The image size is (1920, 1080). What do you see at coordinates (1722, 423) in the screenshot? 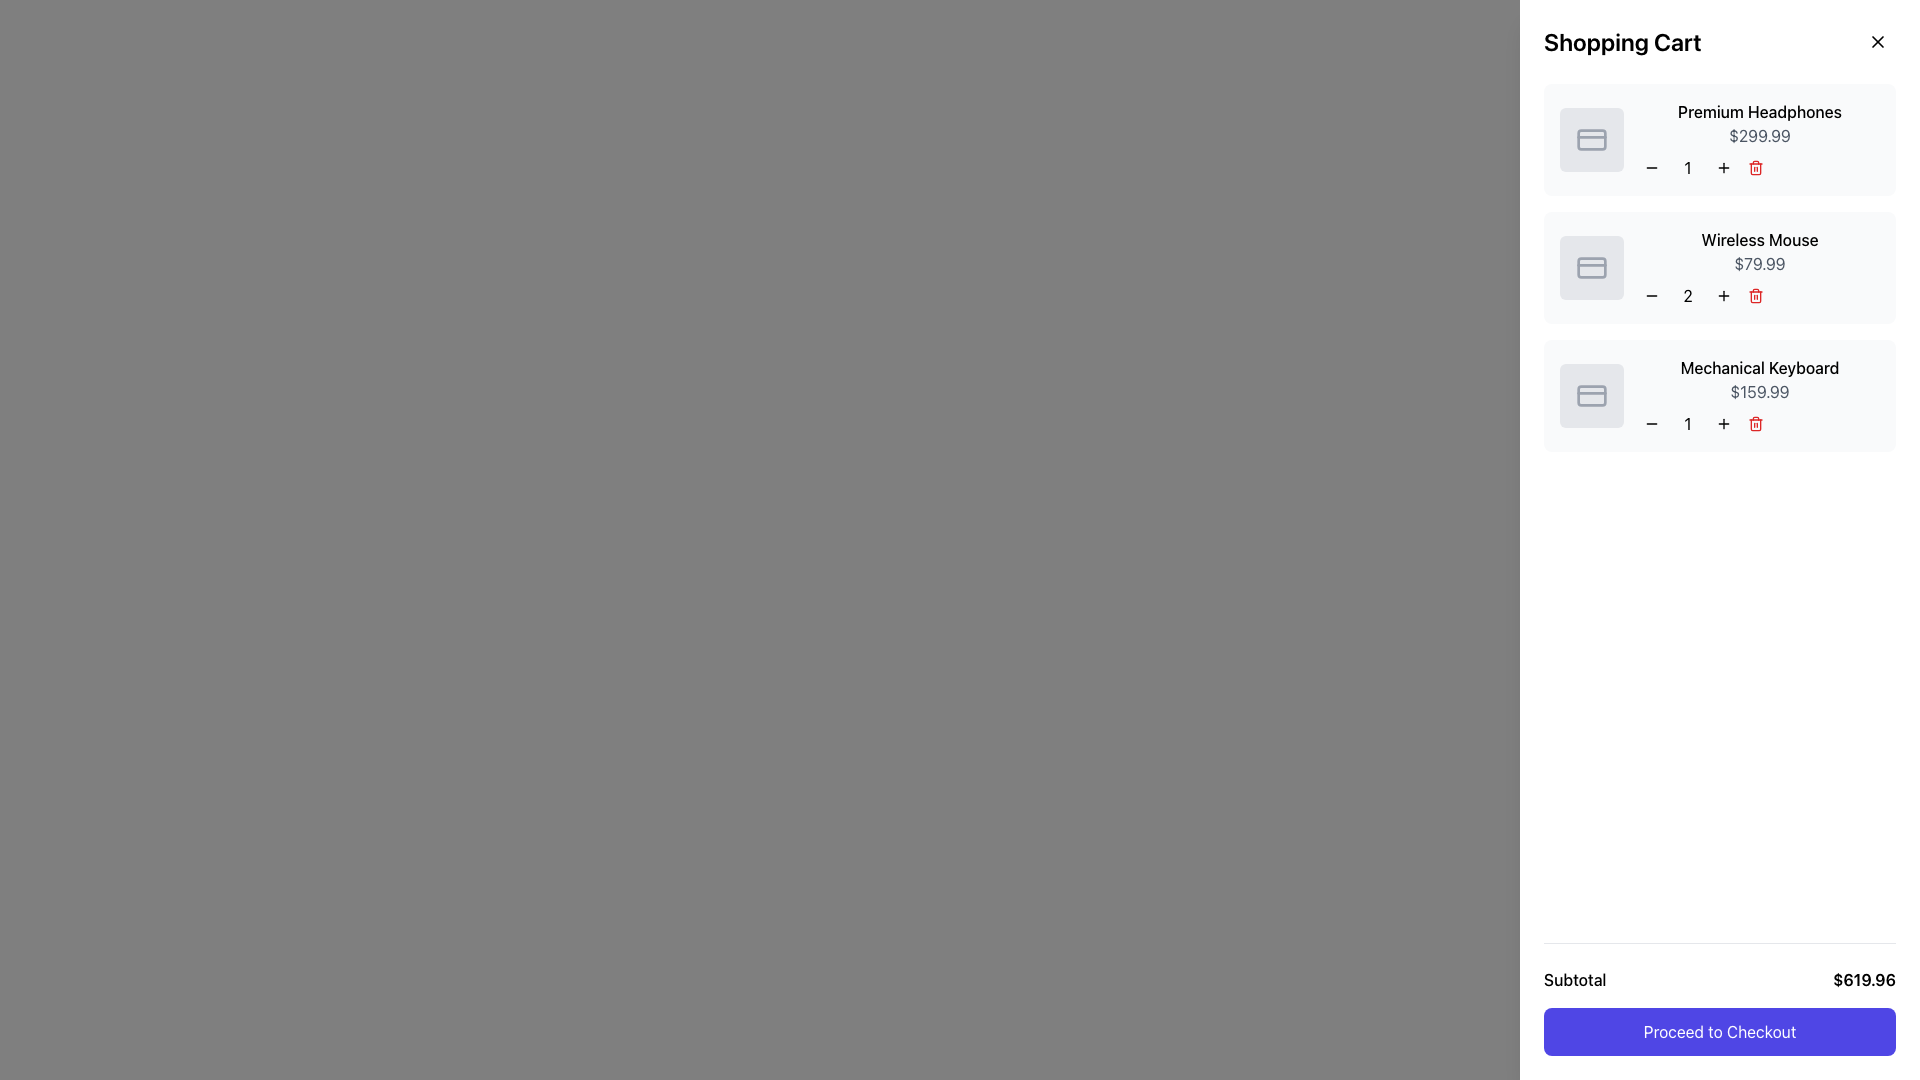
I see `the small square button with a '+' symbol located in the shopping cart section next to the quantity indicator for the 'Mechanical Keyboard' item` at bounding box center [1722, 423].